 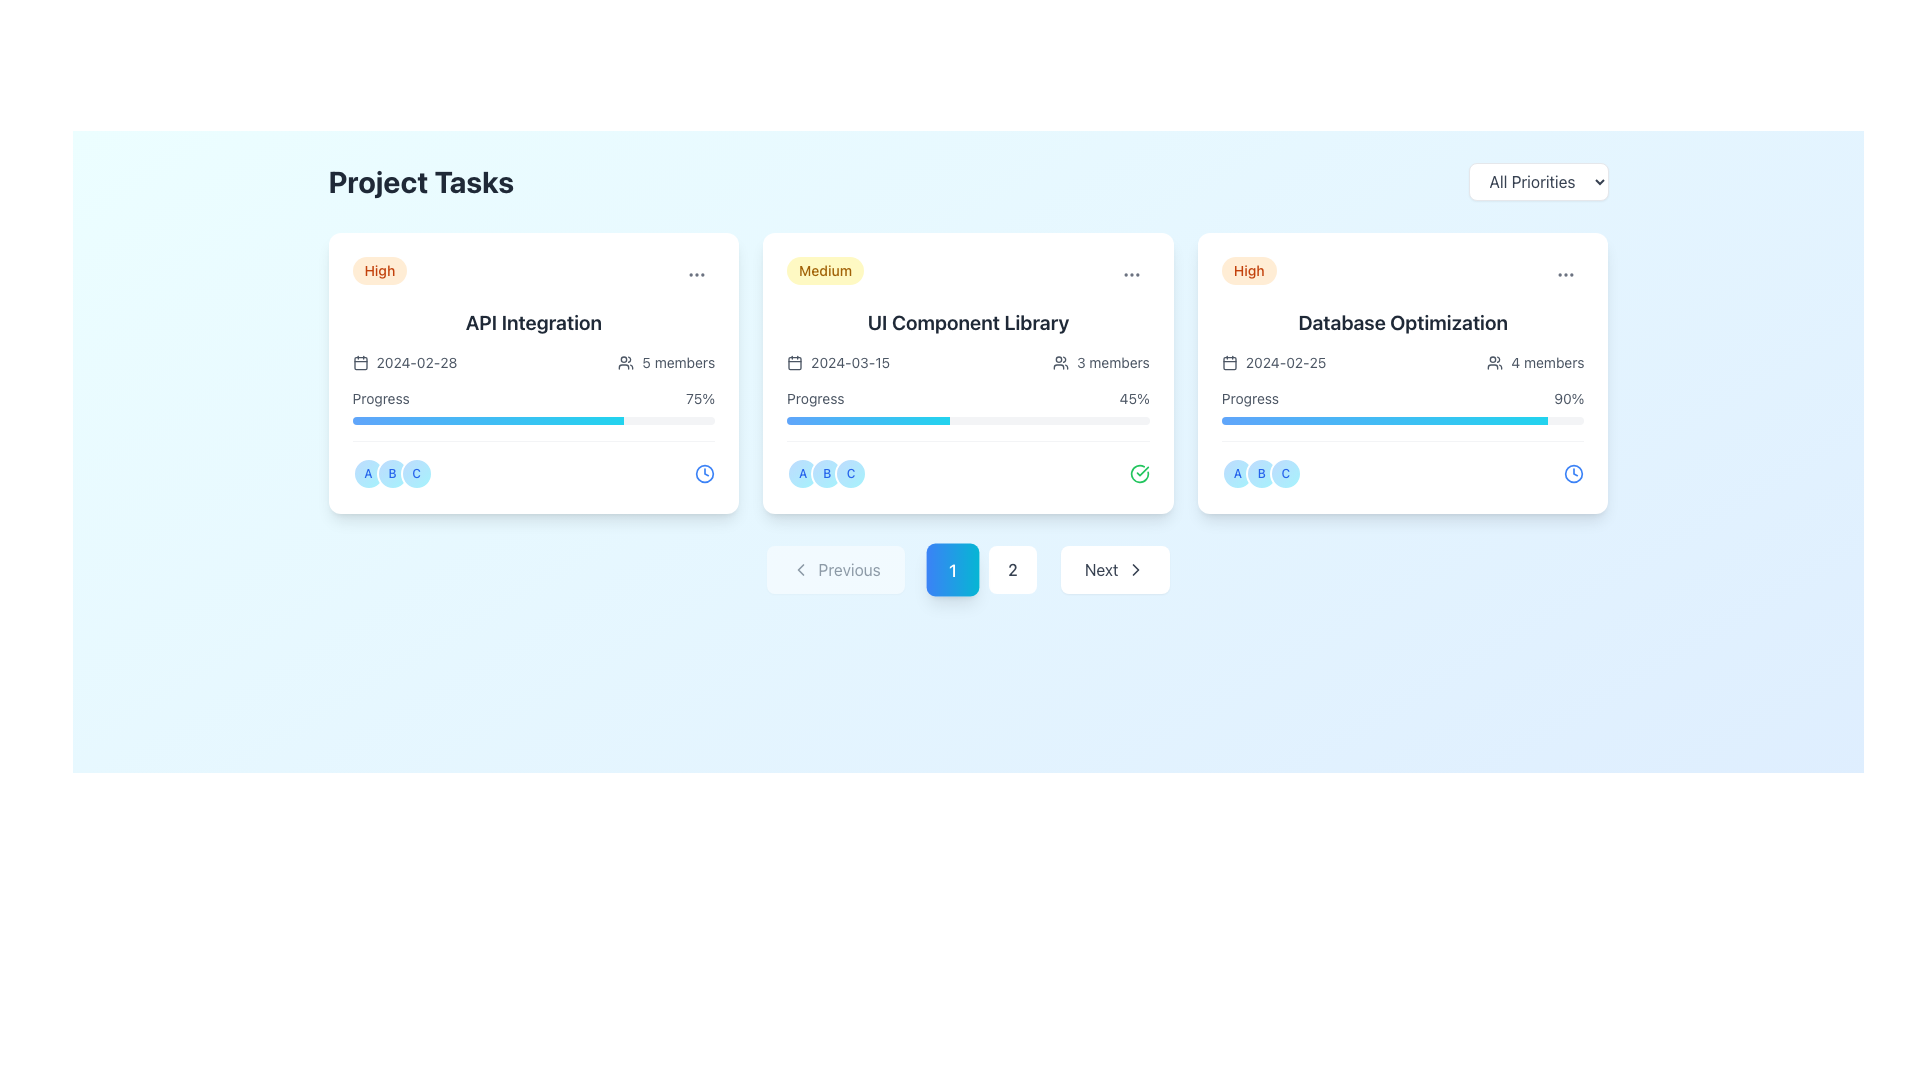 What do you see at coordinates (968, 406) in the screenshot?
I see `the progress value displayed in the Progress bar located within the 'UI Component Library' card, positioned below the date and member count information` at bounding box center [968, 406].